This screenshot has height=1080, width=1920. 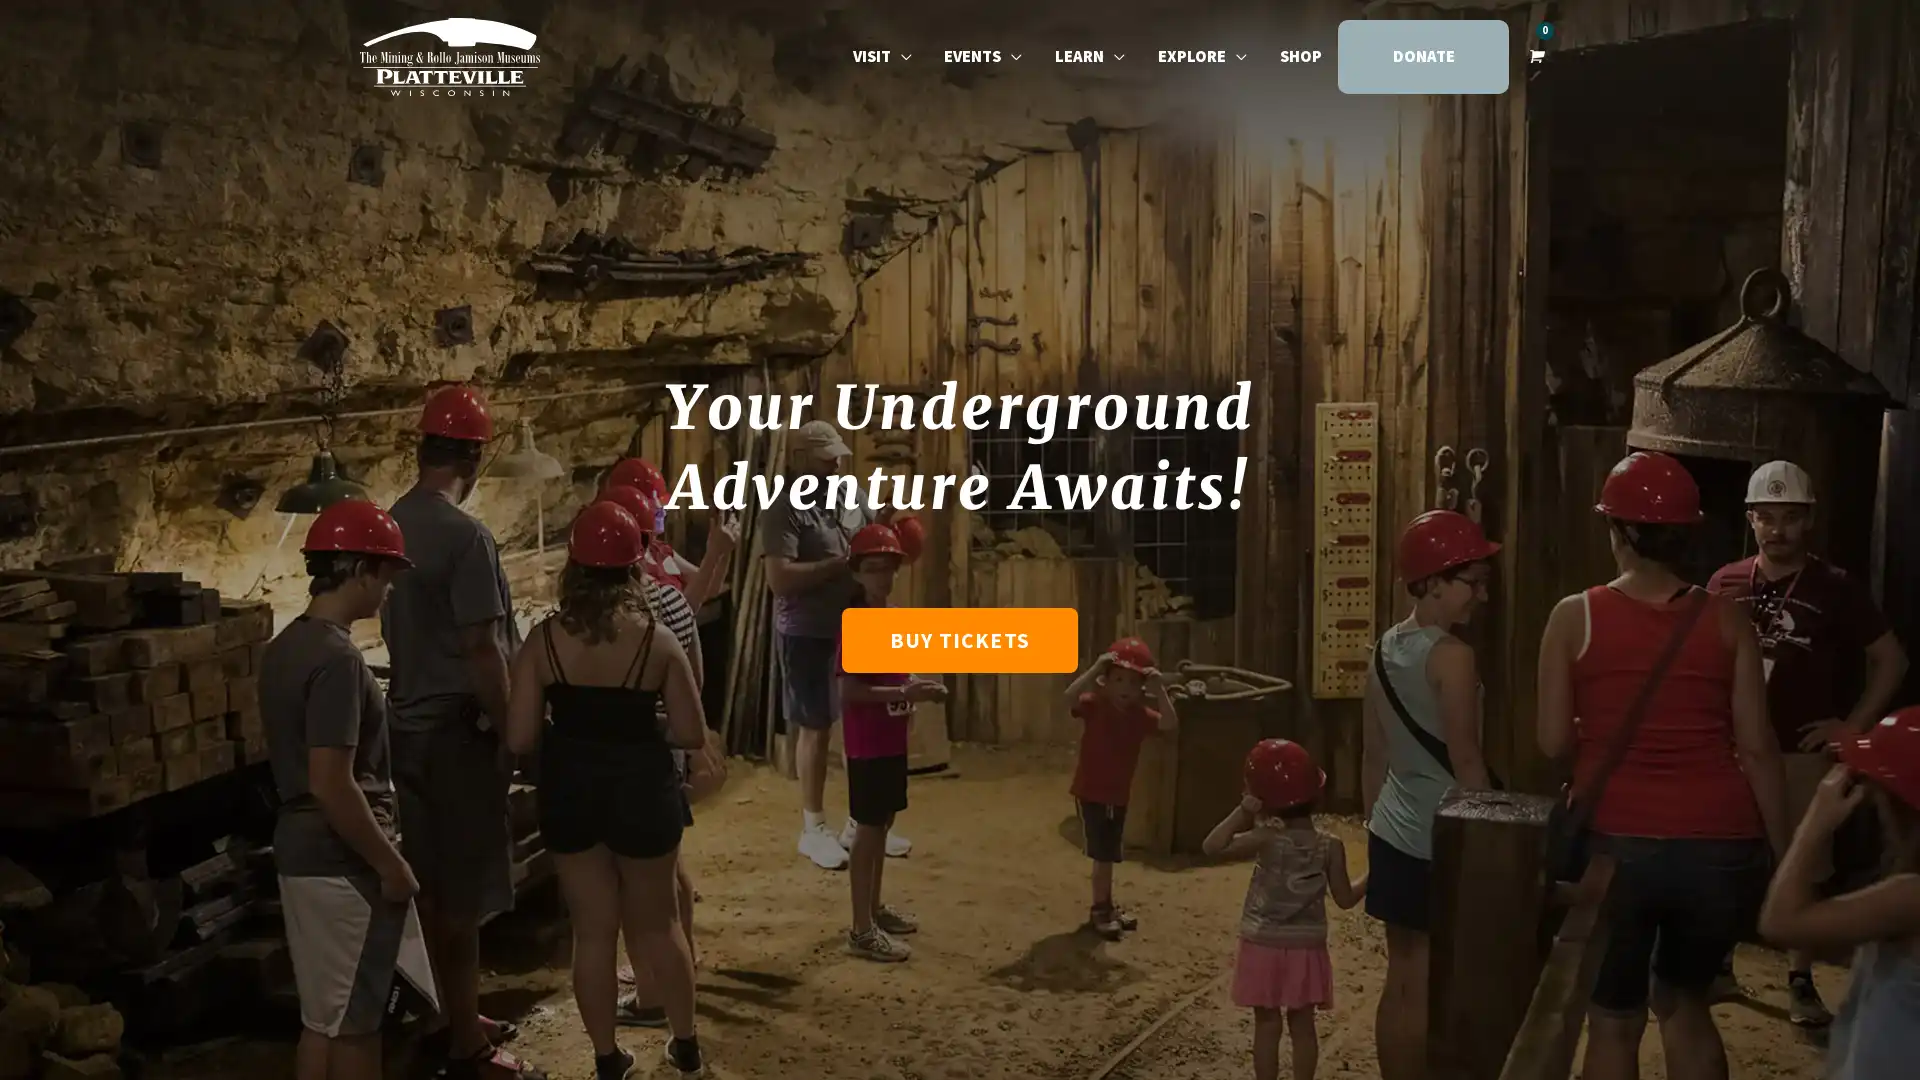 What do you see at coordinates (958, 639) in the screenshot?
I see `Buy Tickets` at bounding box center [958, 639].